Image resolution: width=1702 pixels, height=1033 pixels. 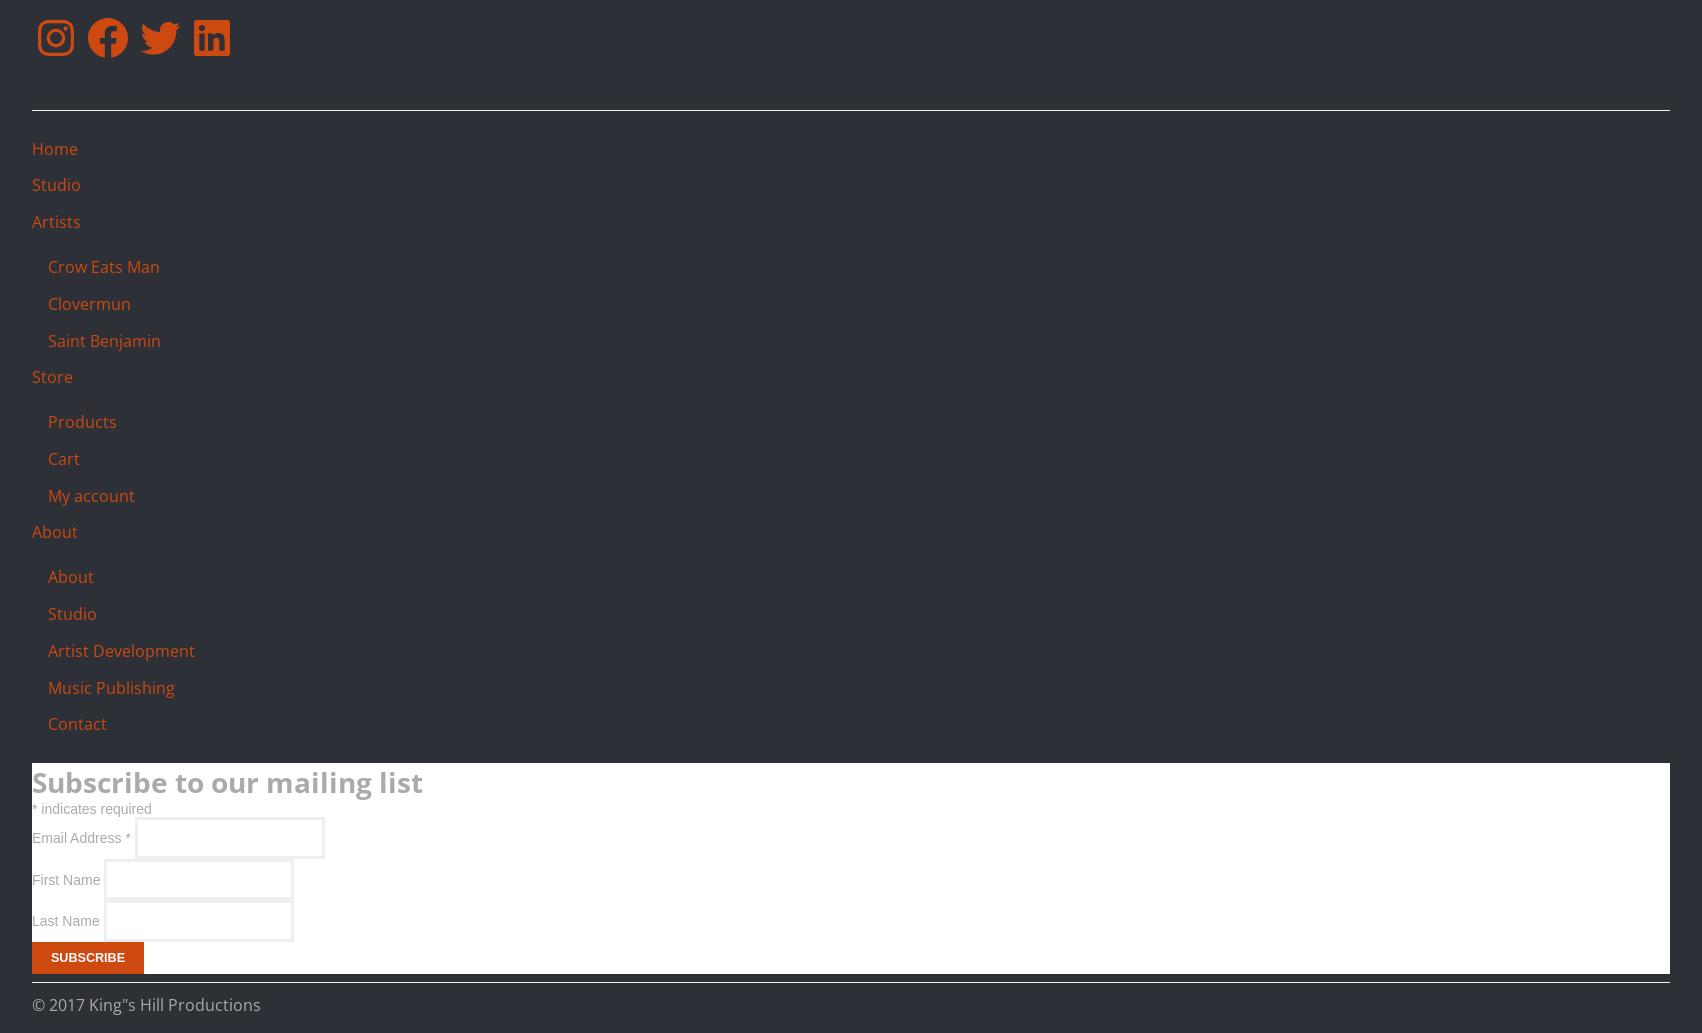 What do you see at coordinates (68, 877) in the screenshot?
I see `'First Name'` at bounding box center [68, 877].